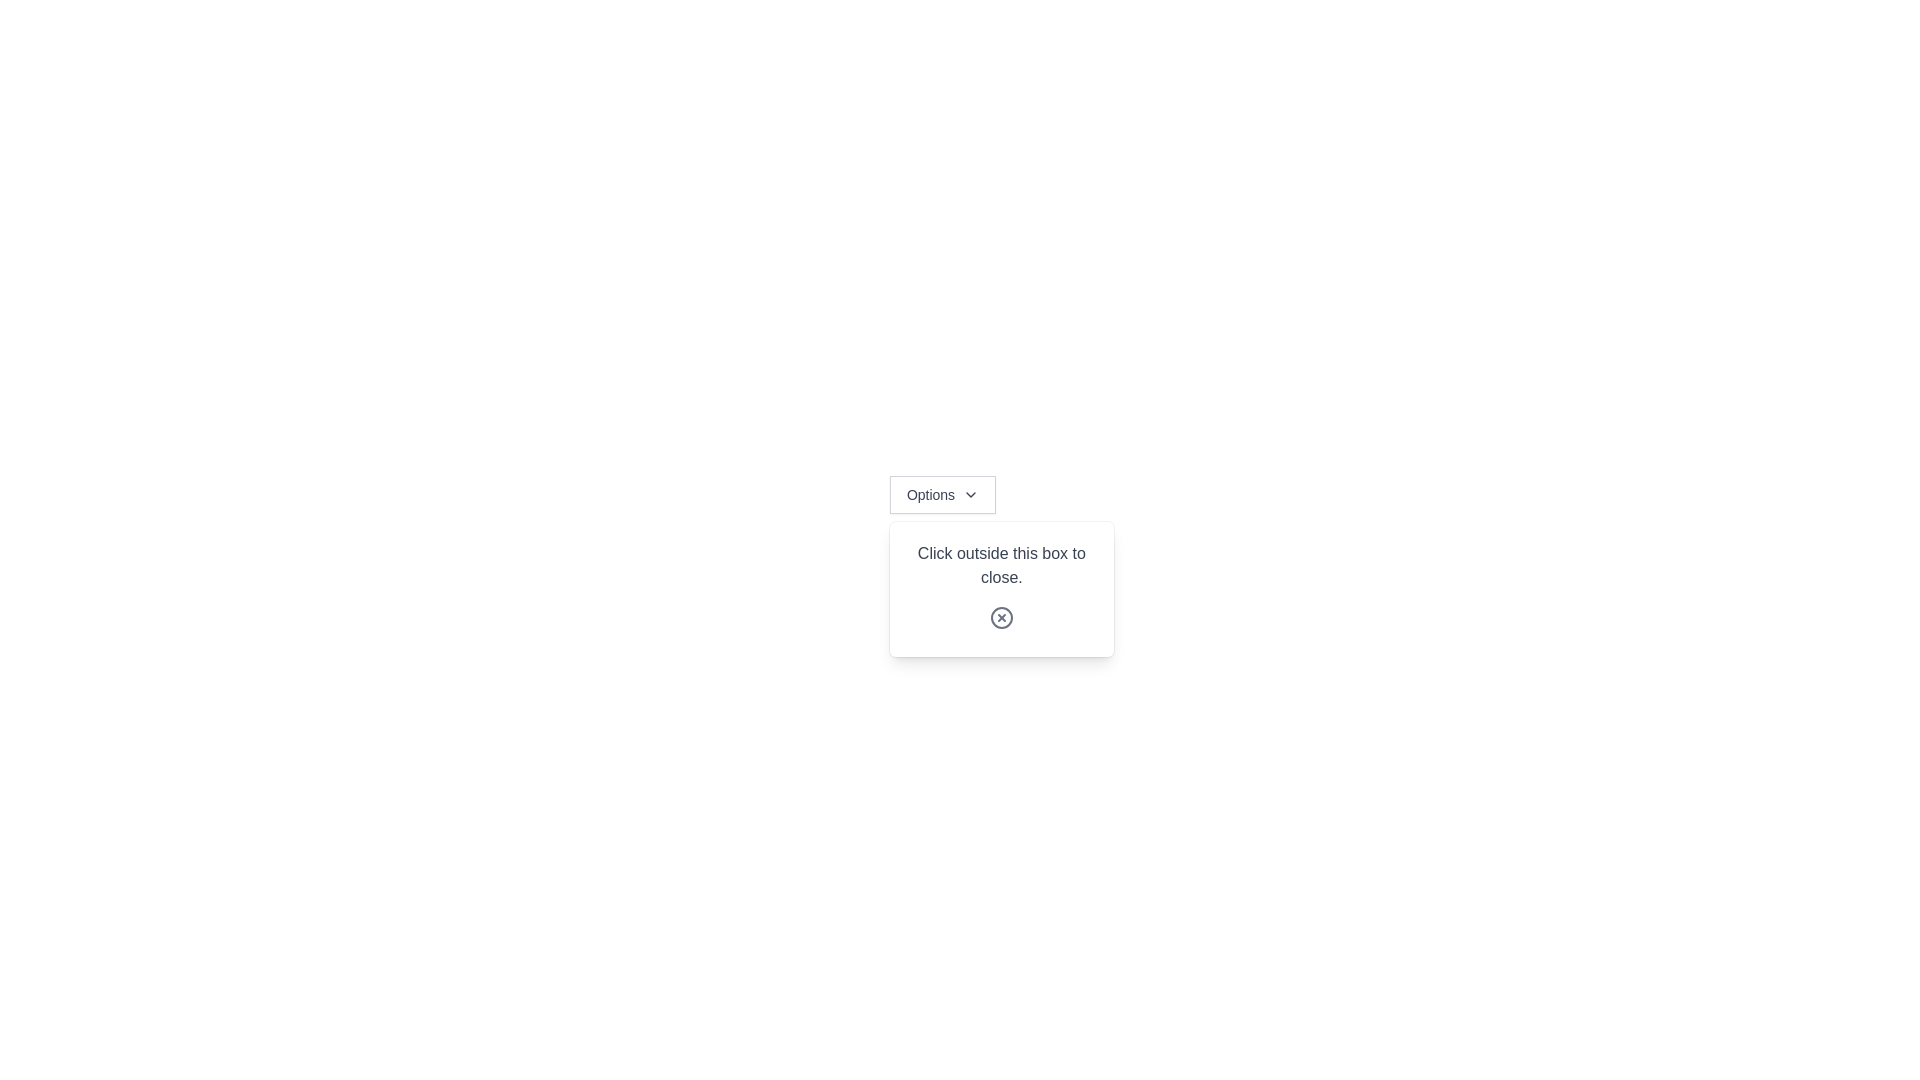 The width and height of the screenshot is (1920, 1080). What do you see at coordinates (941, 494) in the screenshot?
I see `the Dropdown Button located at the center-top of the viewport, which has a chevron icon indicating that it can be expanded` at bounding box center [941, 494].